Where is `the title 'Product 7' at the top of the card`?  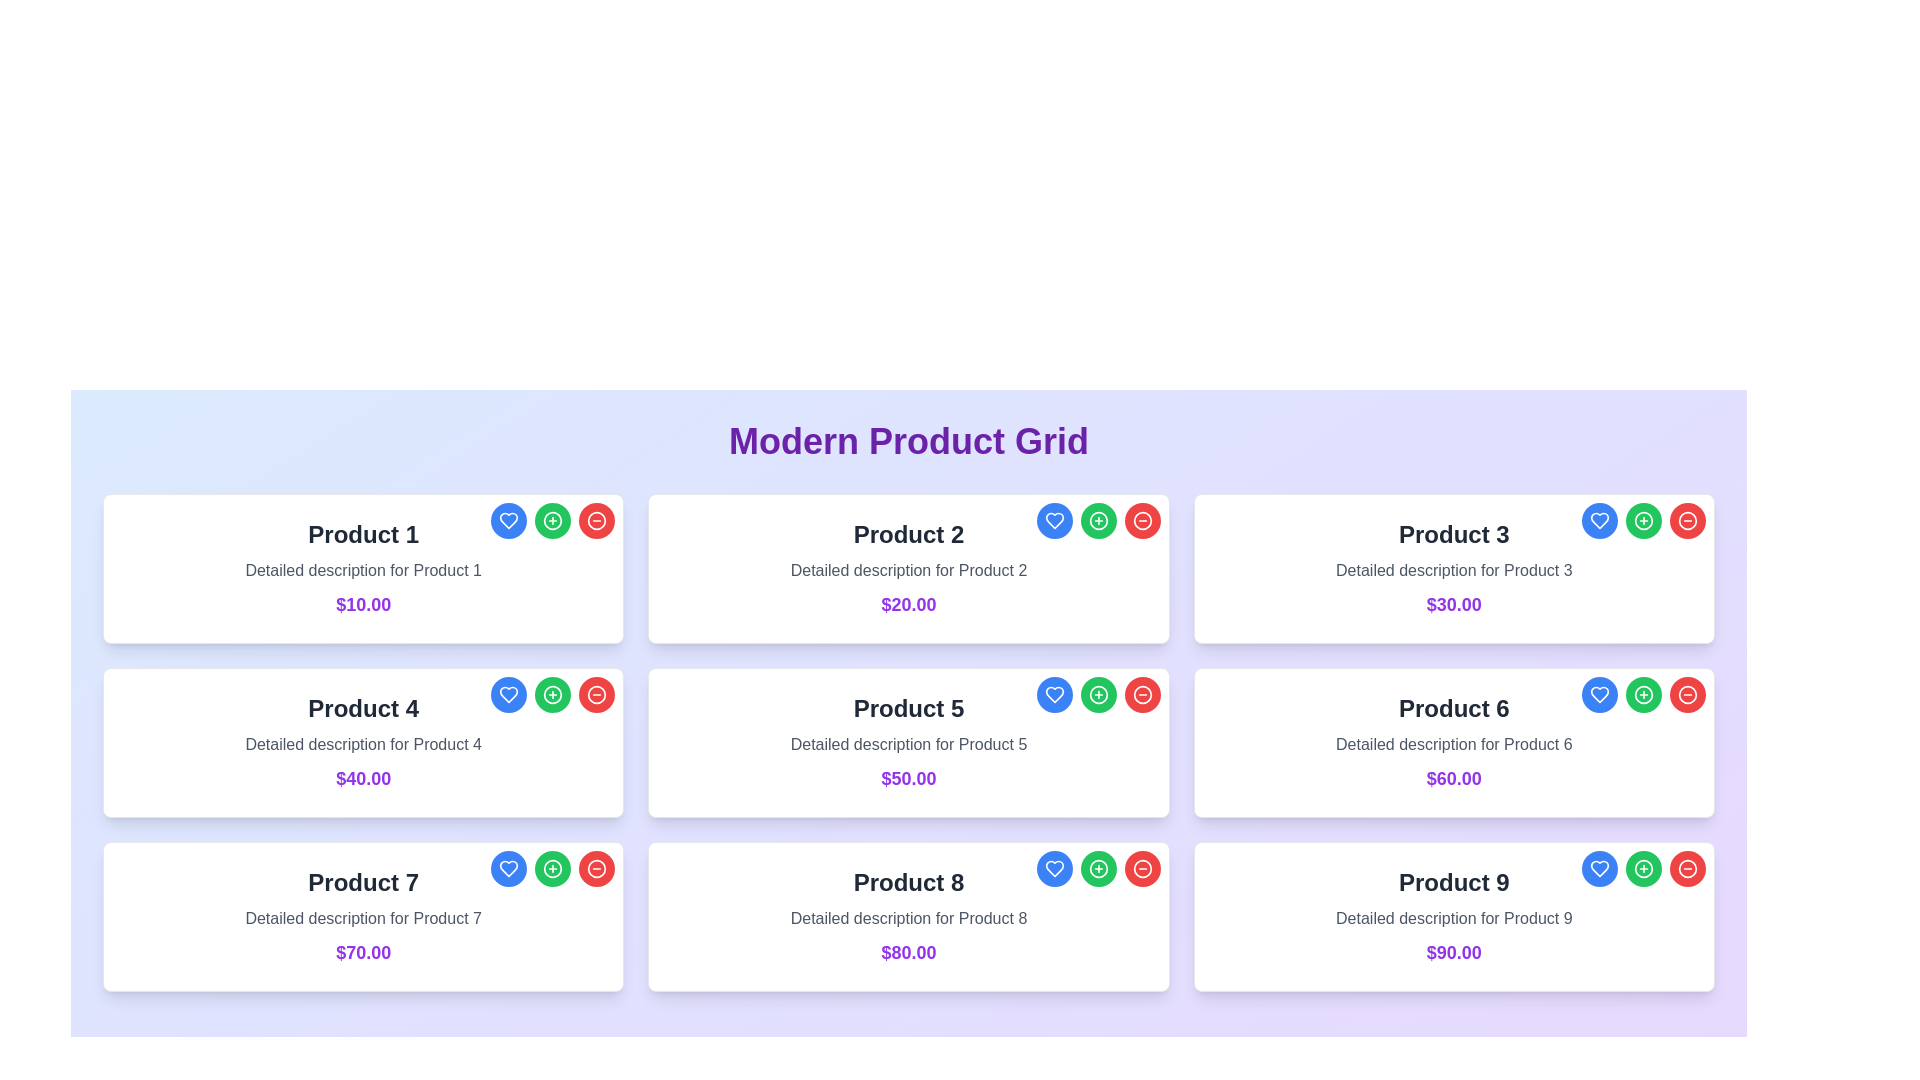 the title 'Product 7' at the top of the card is located at coordinates (363, 917).